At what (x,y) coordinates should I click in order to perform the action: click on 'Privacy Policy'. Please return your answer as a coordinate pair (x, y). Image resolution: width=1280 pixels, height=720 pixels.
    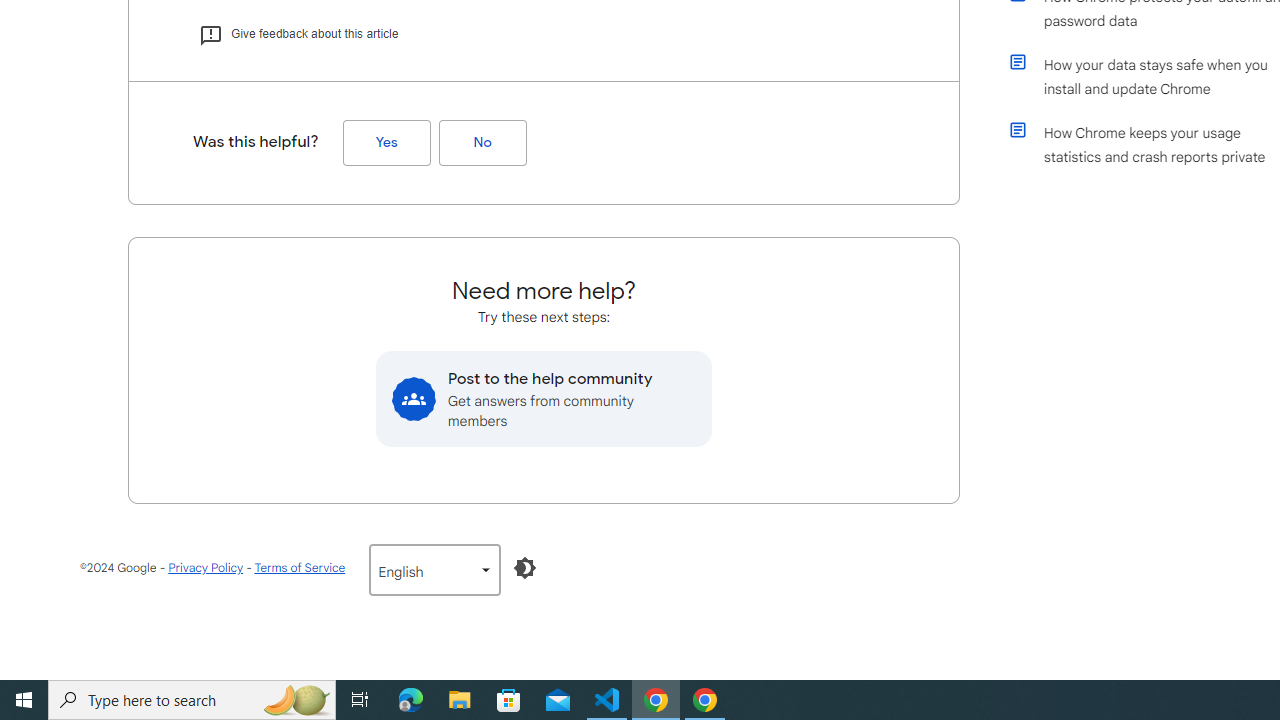
    Looking at the image, I should click on (206, 567).